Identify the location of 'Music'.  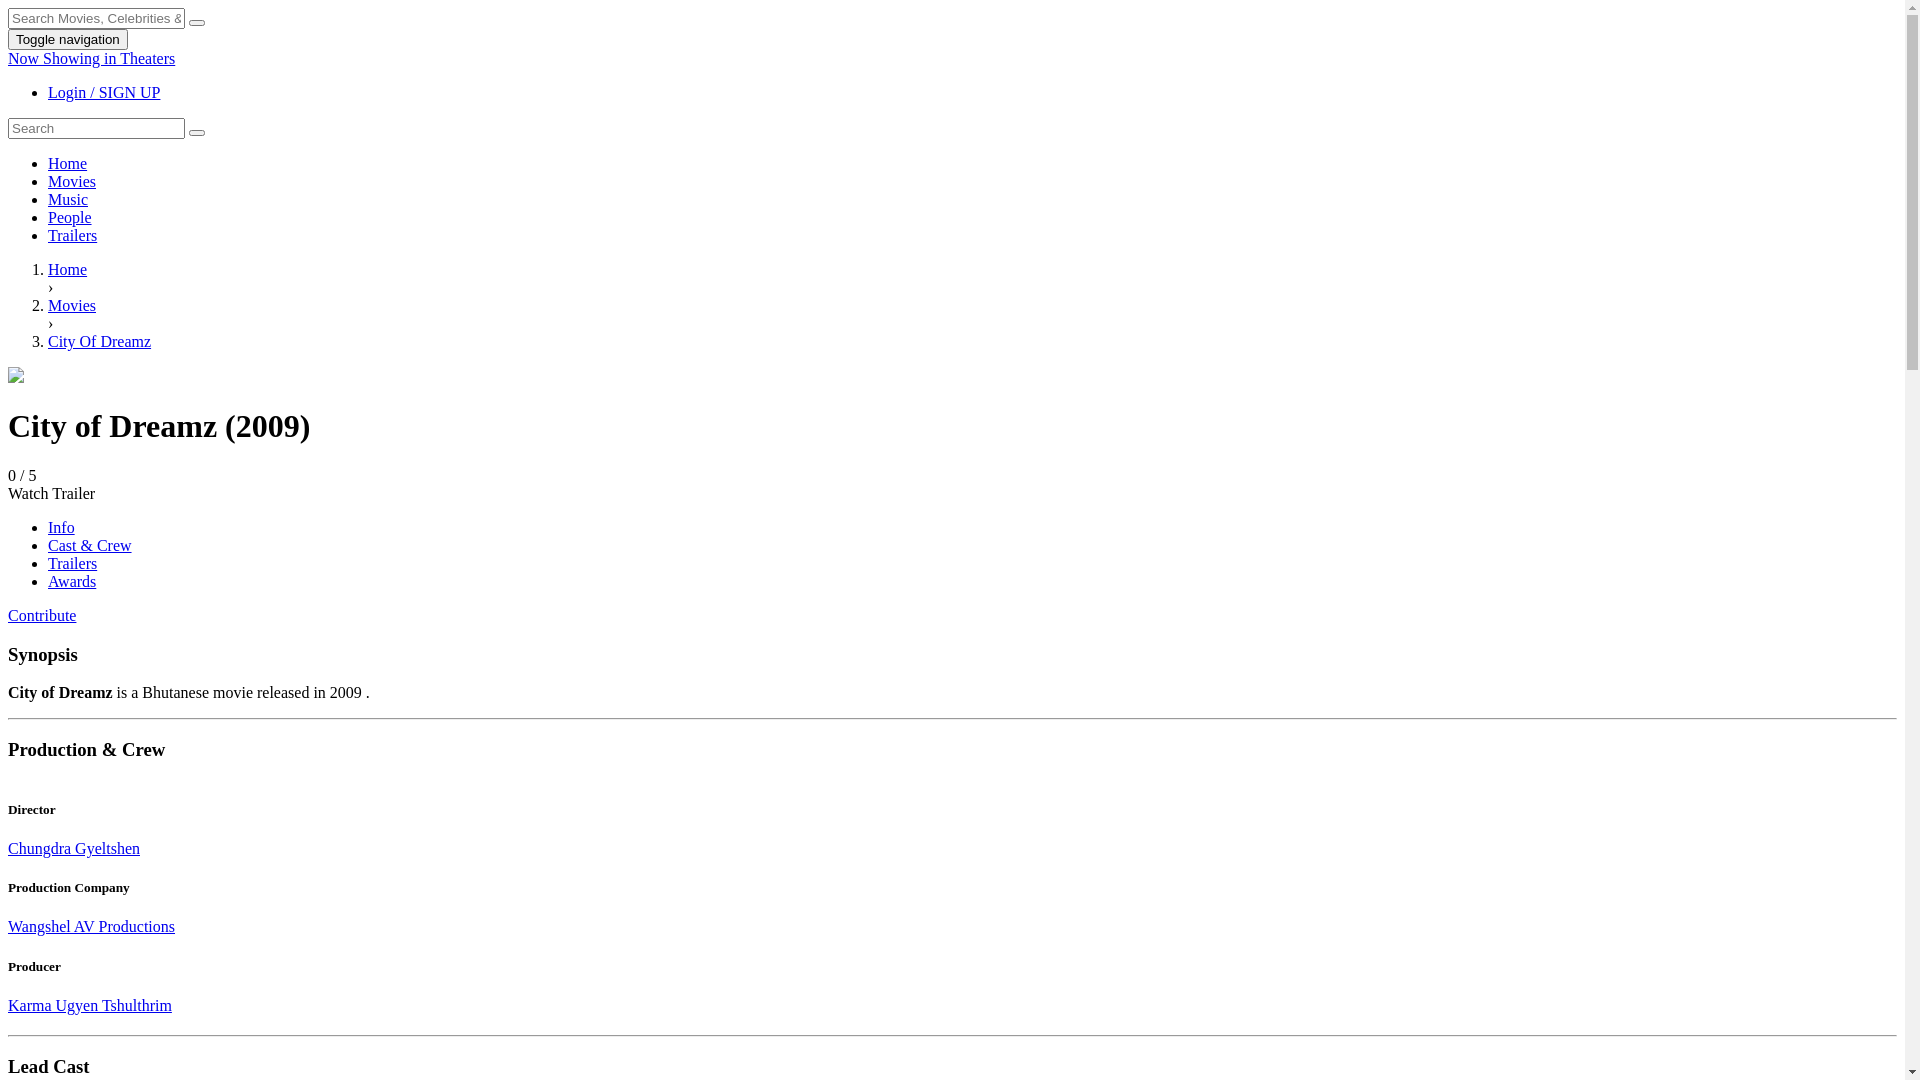
(67, 199).